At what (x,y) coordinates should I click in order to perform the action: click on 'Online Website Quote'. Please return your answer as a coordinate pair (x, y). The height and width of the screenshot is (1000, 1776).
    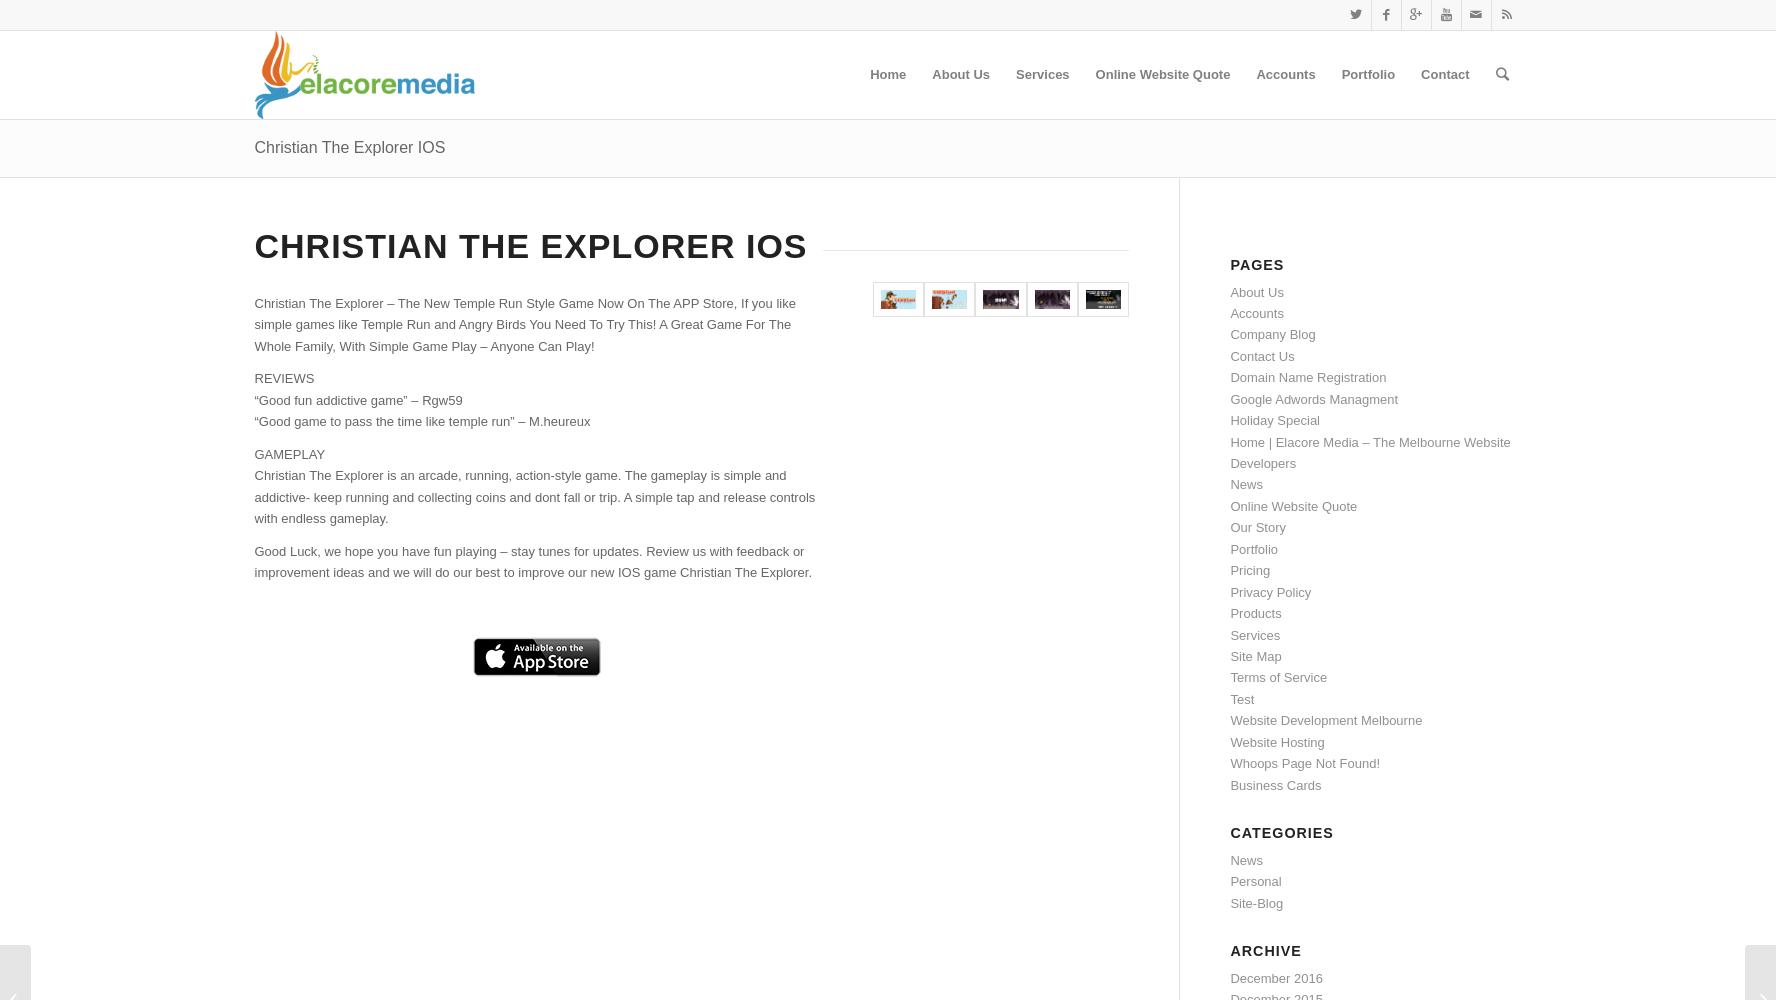
    Looking at the image, I should click on (1293, 505).